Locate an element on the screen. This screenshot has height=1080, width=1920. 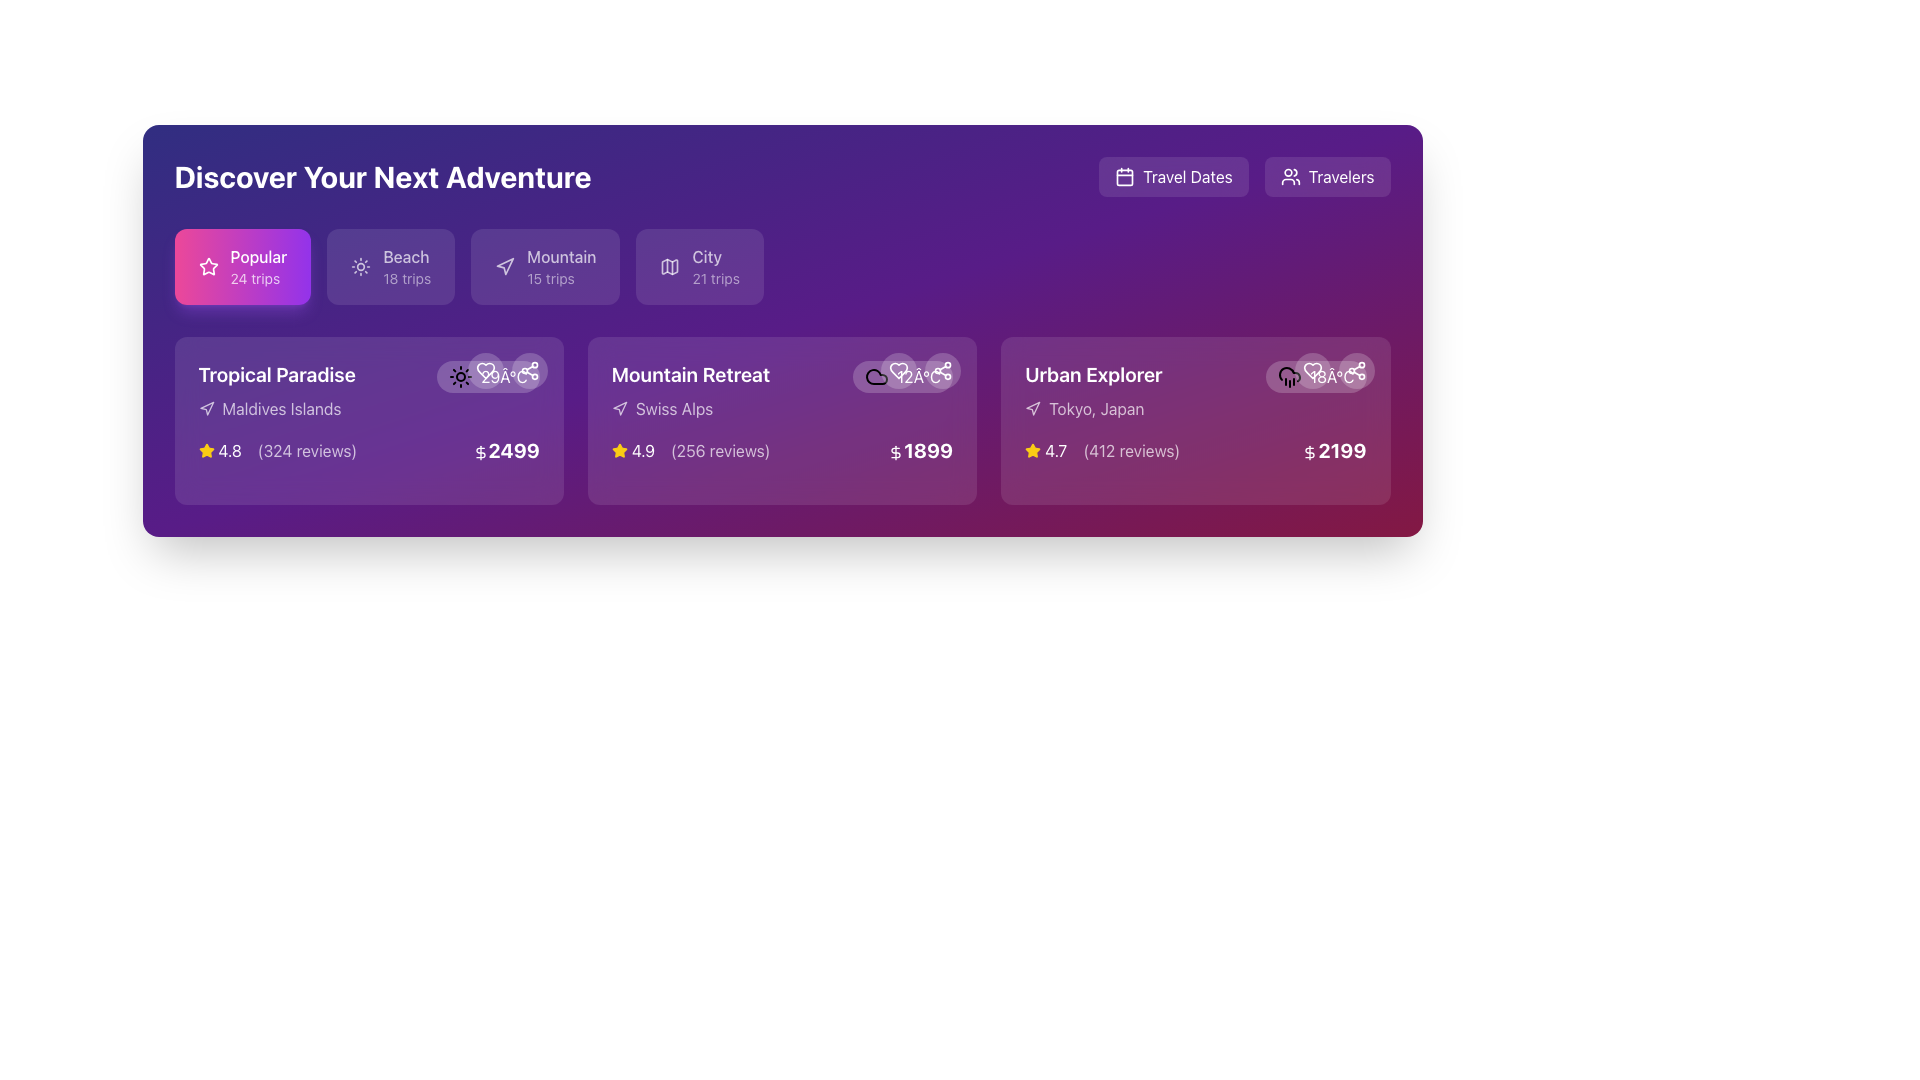
the 'Beach' category button, which displays 'Beach' and '18 trips' with white text on a purple background, located between 'Popular' and 'Mountain' is located at coordinates (406, 265).